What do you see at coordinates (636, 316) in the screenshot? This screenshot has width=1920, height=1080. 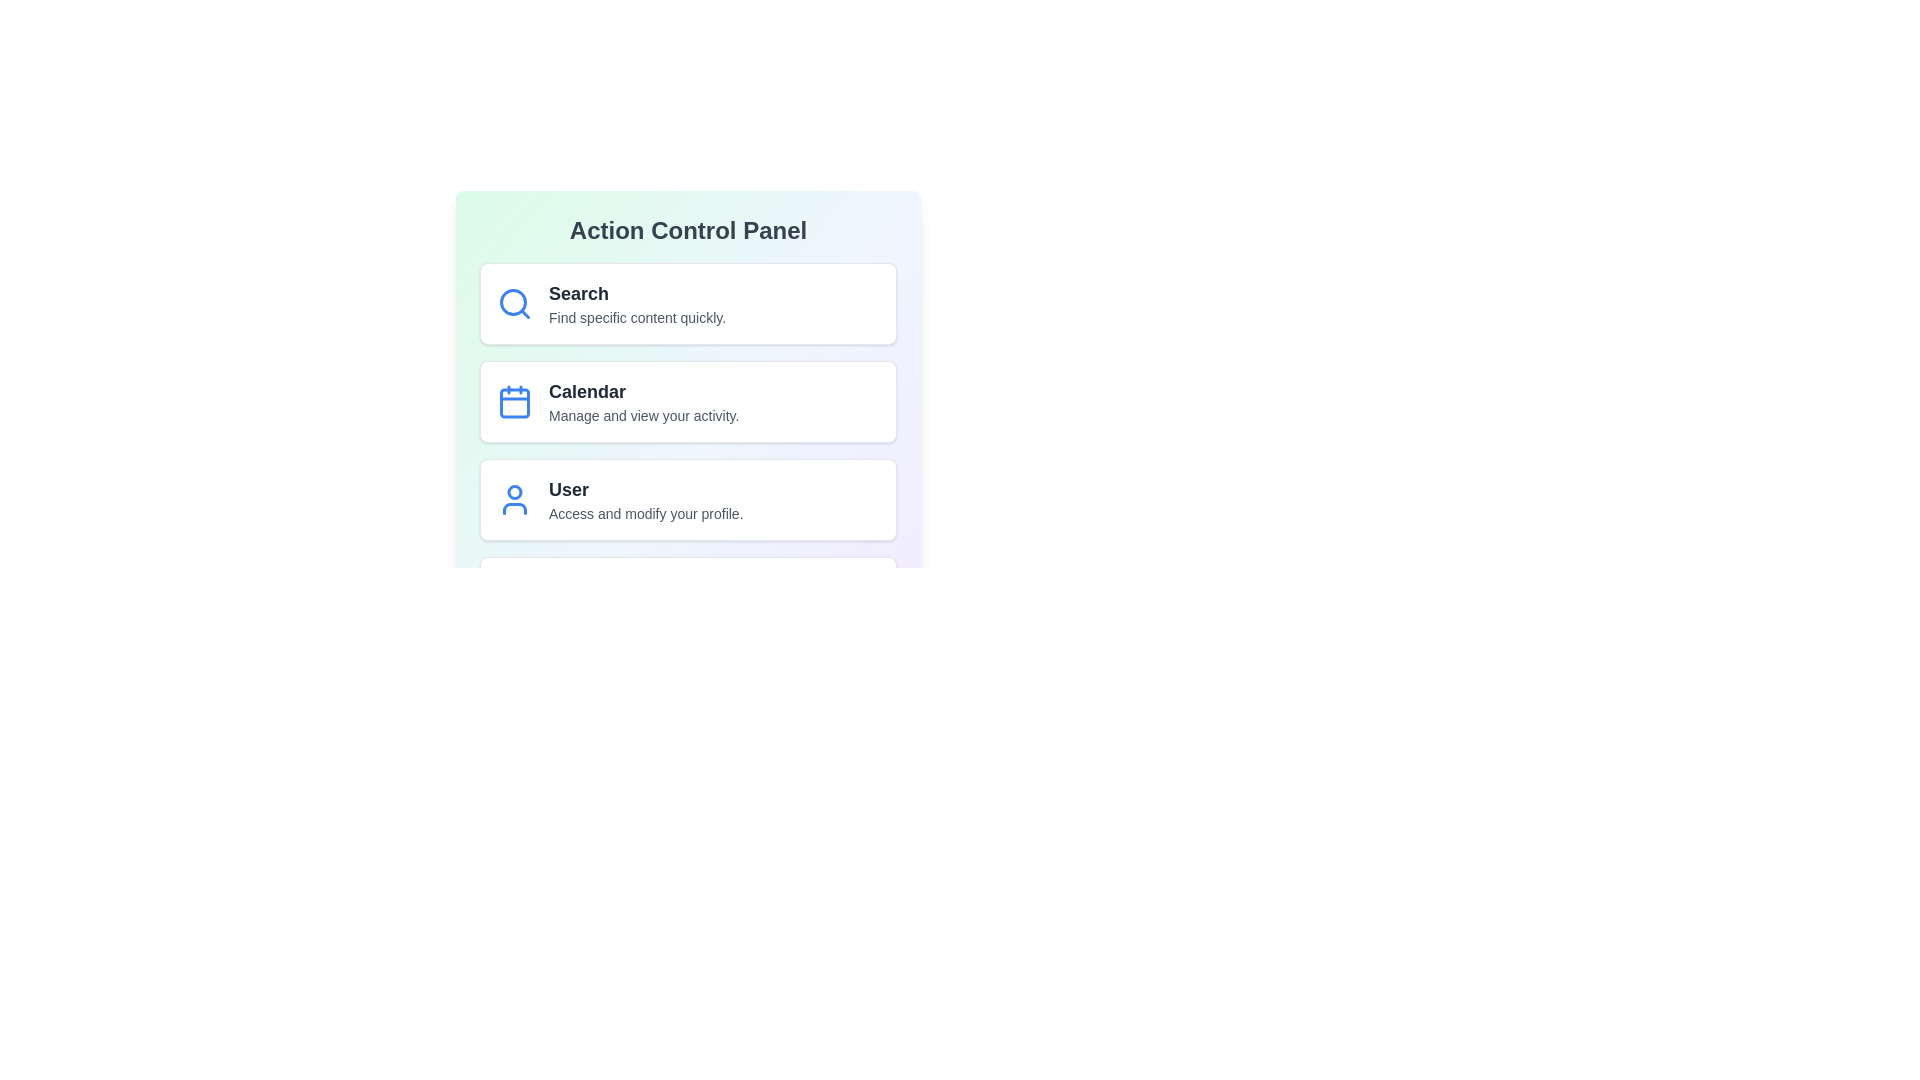 I see `the text label that says 'Find specific content quickly.' located below the 'Search' title` at bounding box center [636, 316].